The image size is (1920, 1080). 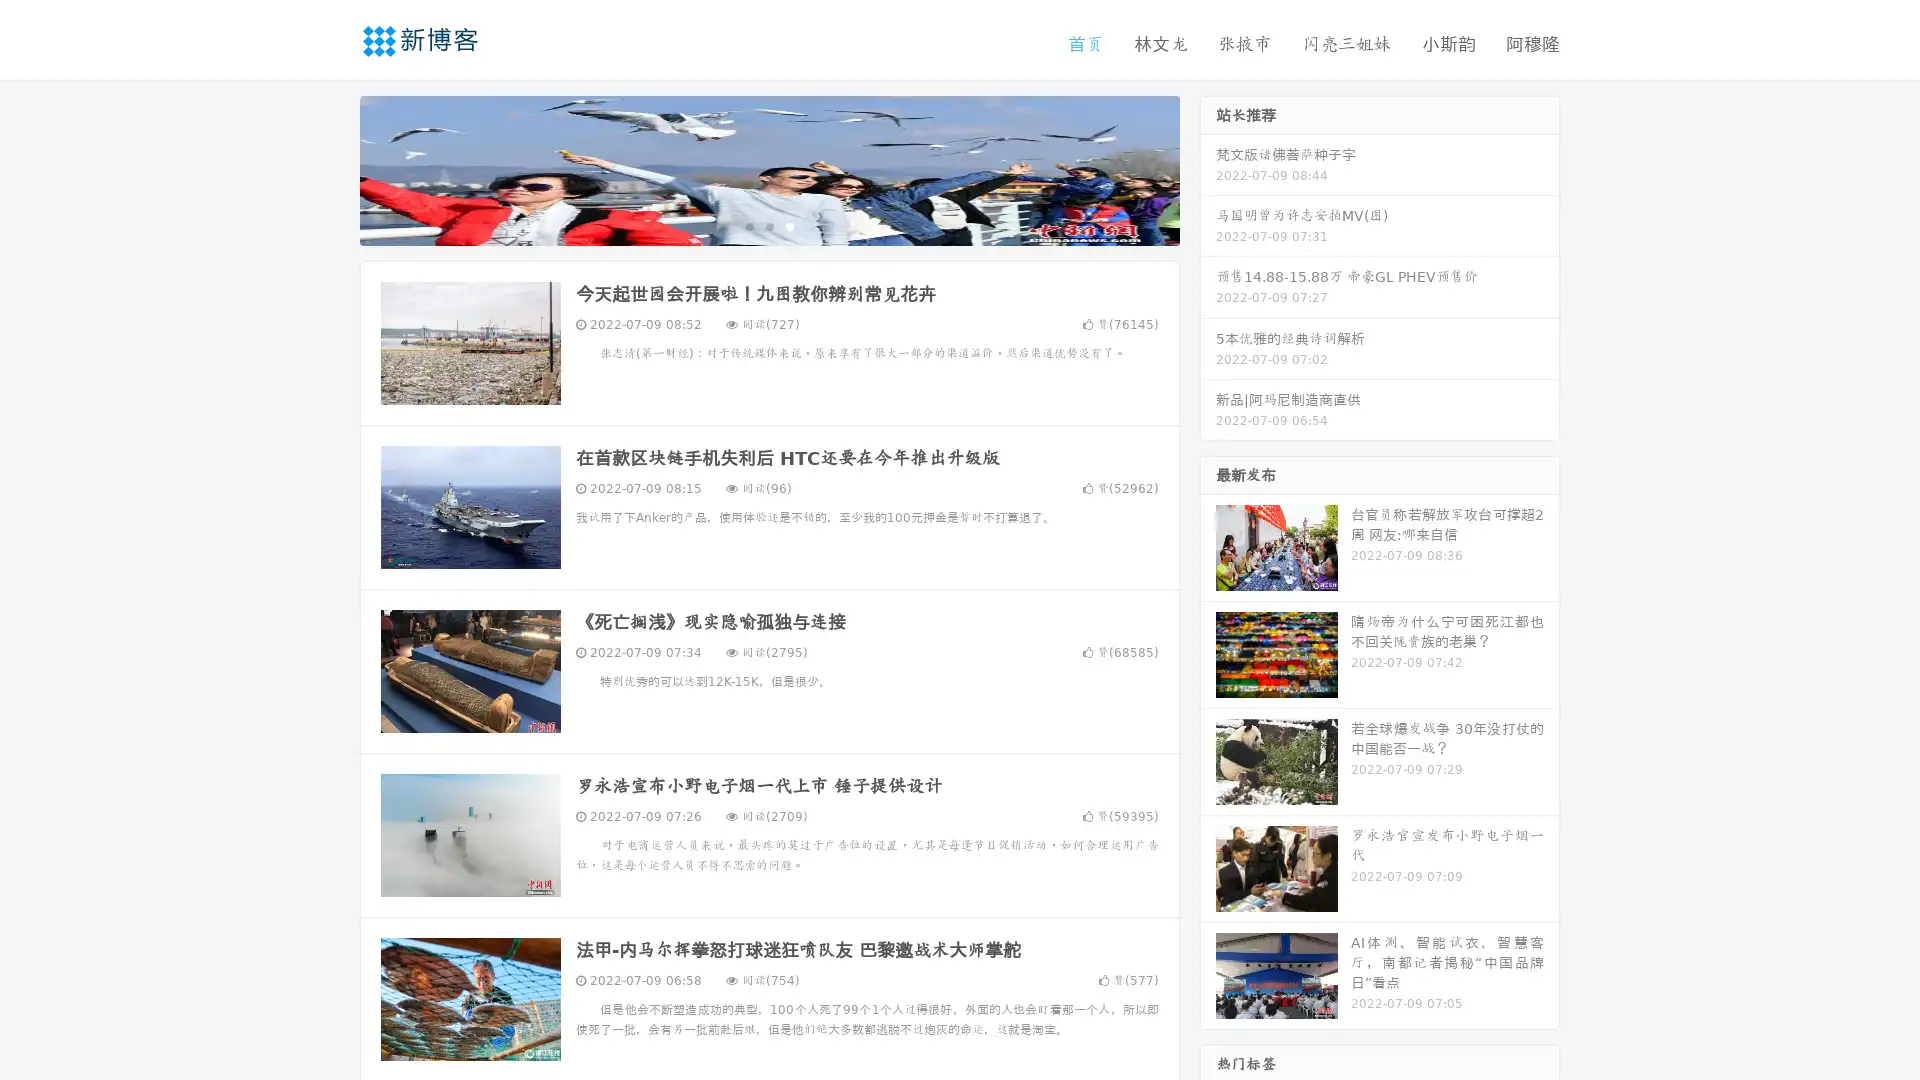 I want to click on Previous slide, so click(x=330, y=168).